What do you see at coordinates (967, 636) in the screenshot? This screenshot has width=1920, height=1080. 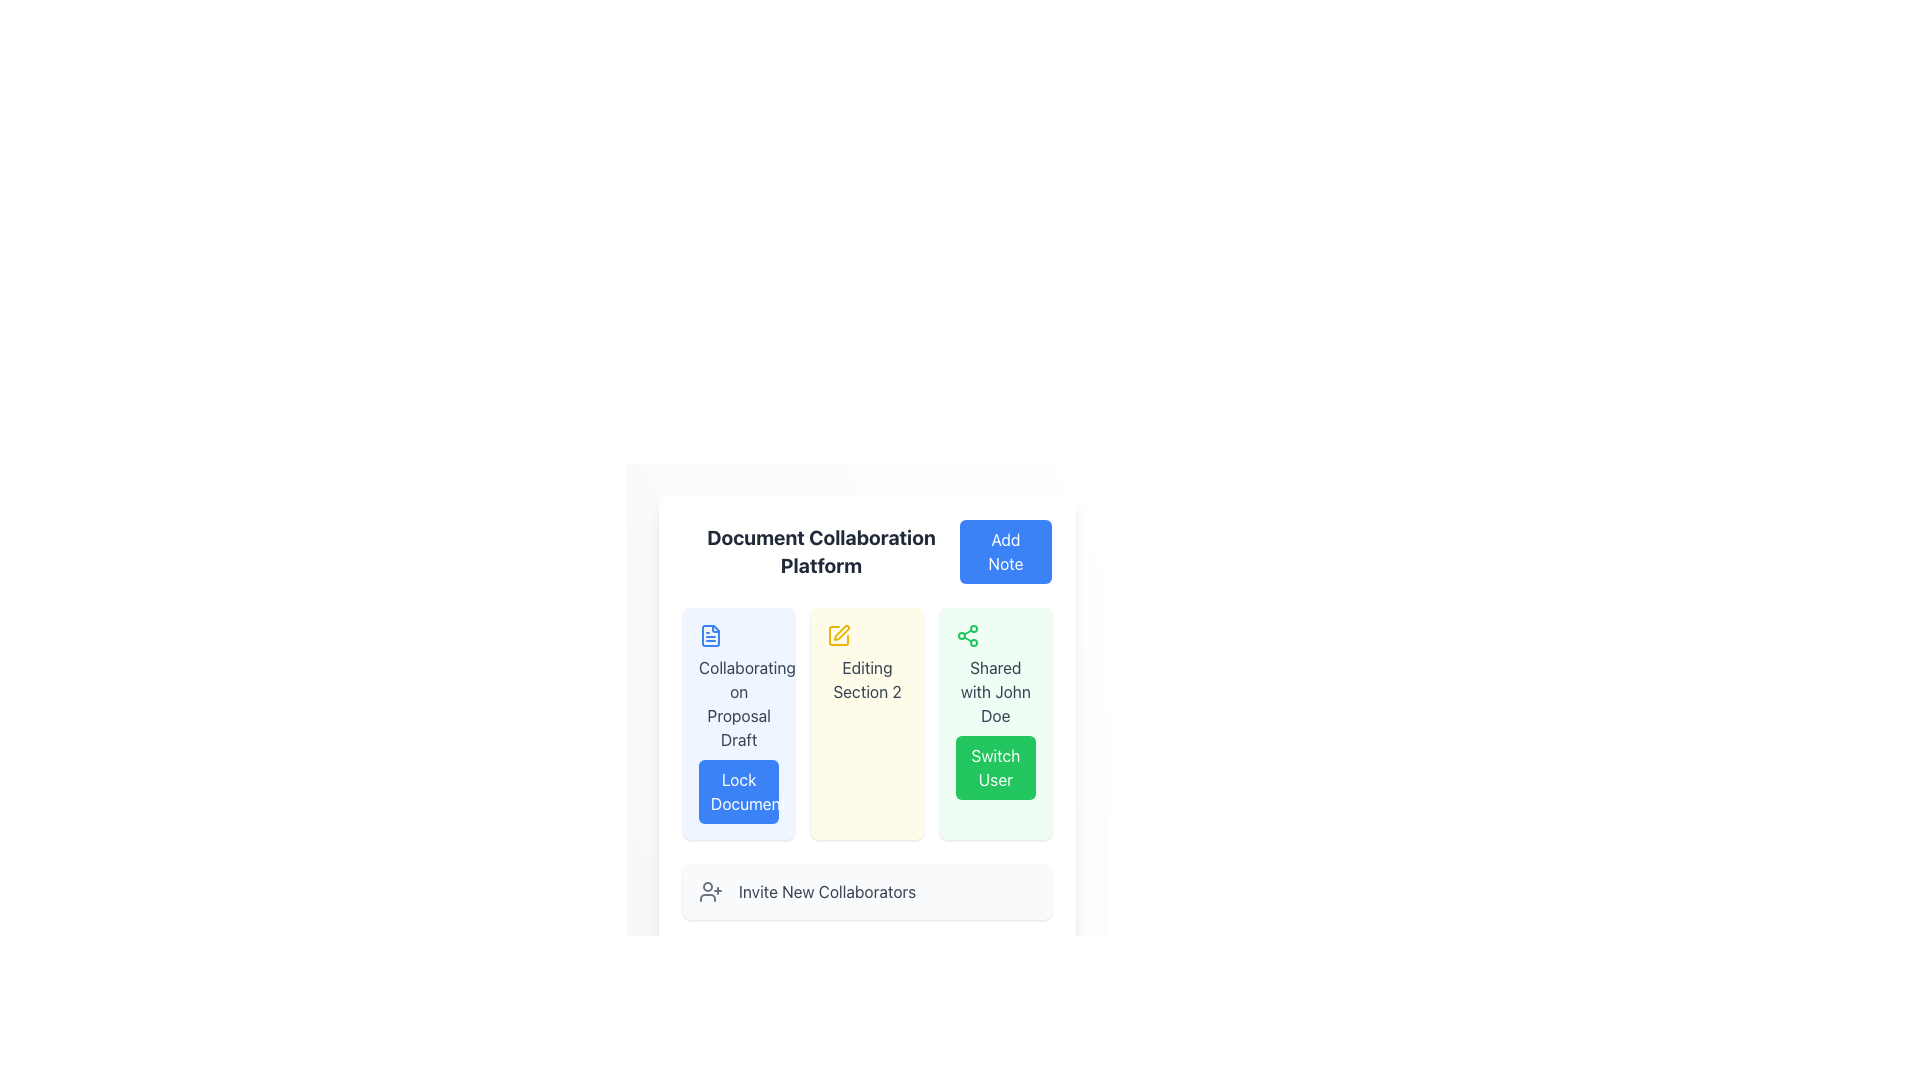 I see `the sharing icon located at the top left corner of the green-highlighted card labeled 'Shared with John Doe', positioned in the third column of the main layout grid, above the 'Switch User' button` at bounding box center [967, 636].